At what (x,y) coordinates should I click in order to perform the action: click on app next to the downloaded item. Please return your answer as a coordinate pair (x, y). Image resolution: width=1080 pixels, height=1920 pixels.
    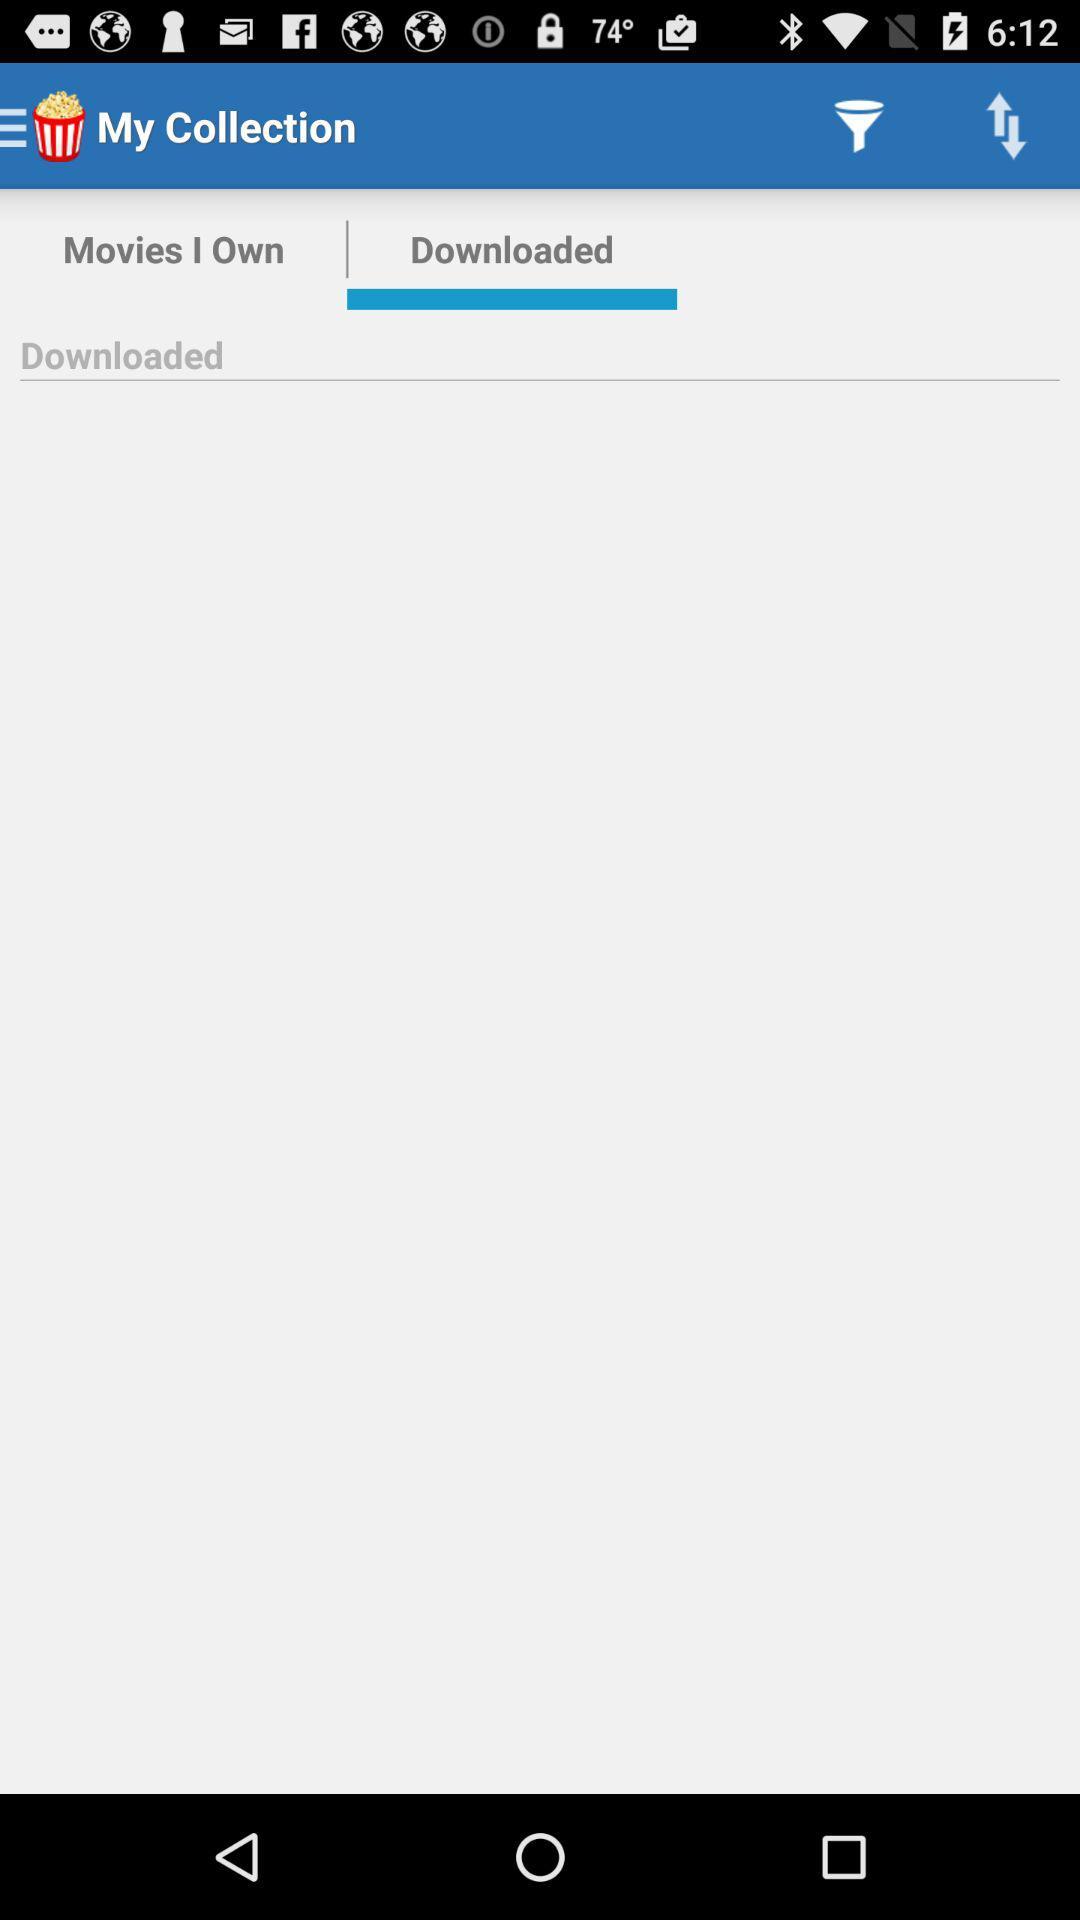
    Looking at the image, I should click on (858, 124).